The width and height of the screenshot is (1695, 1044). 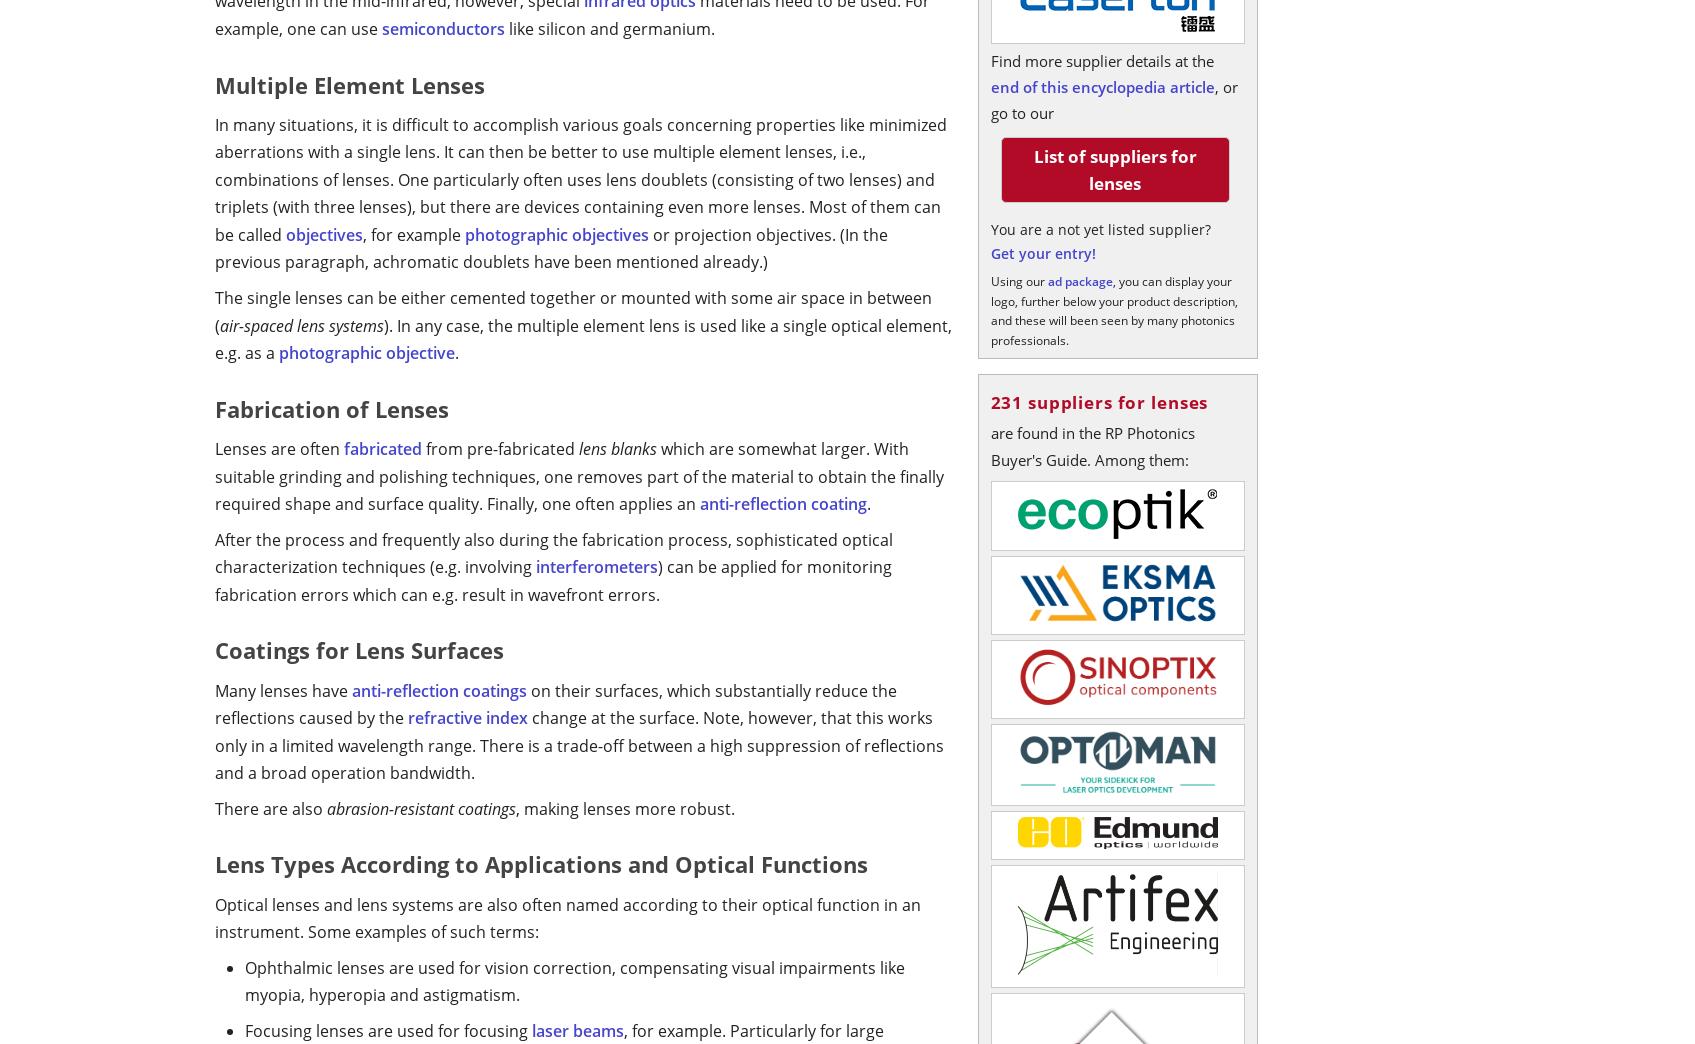 I want to click on ', making lenses more robust.', so click(x=624, y=806).